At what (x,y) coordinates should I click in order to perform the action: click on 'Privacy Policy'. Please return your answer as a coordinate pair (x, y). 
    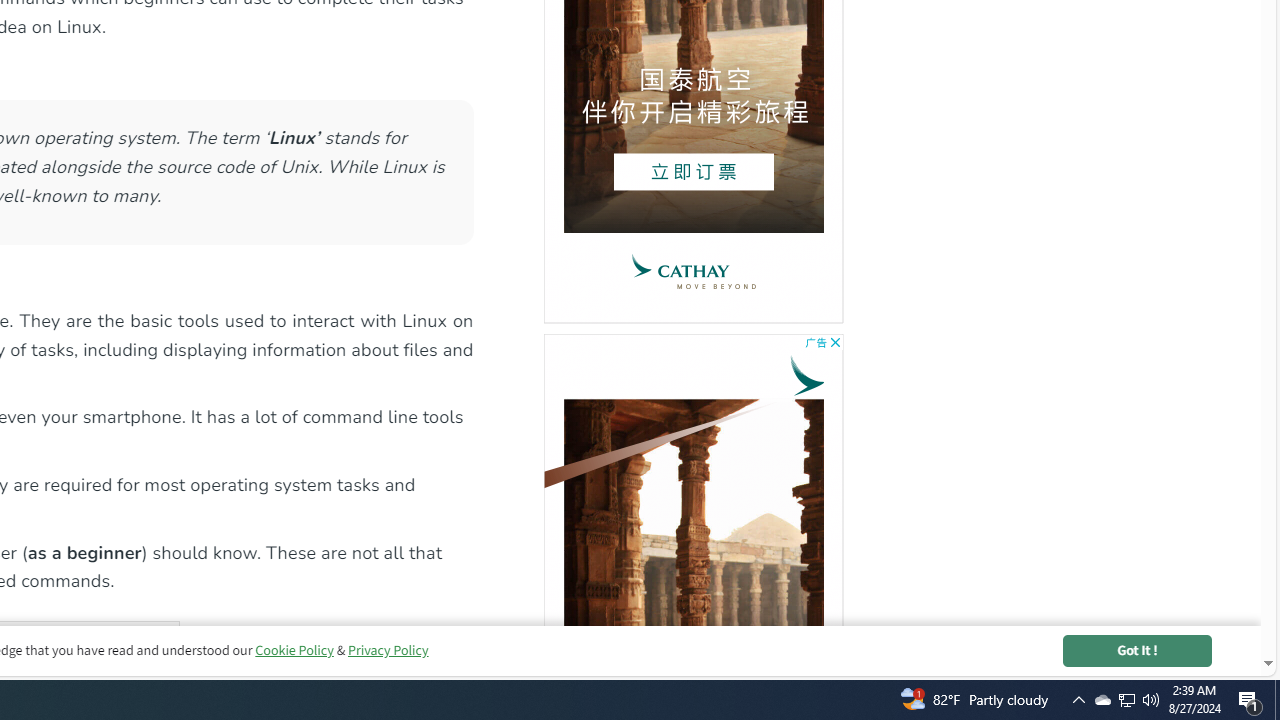
    Looking at the image, I should click on (387, 650).